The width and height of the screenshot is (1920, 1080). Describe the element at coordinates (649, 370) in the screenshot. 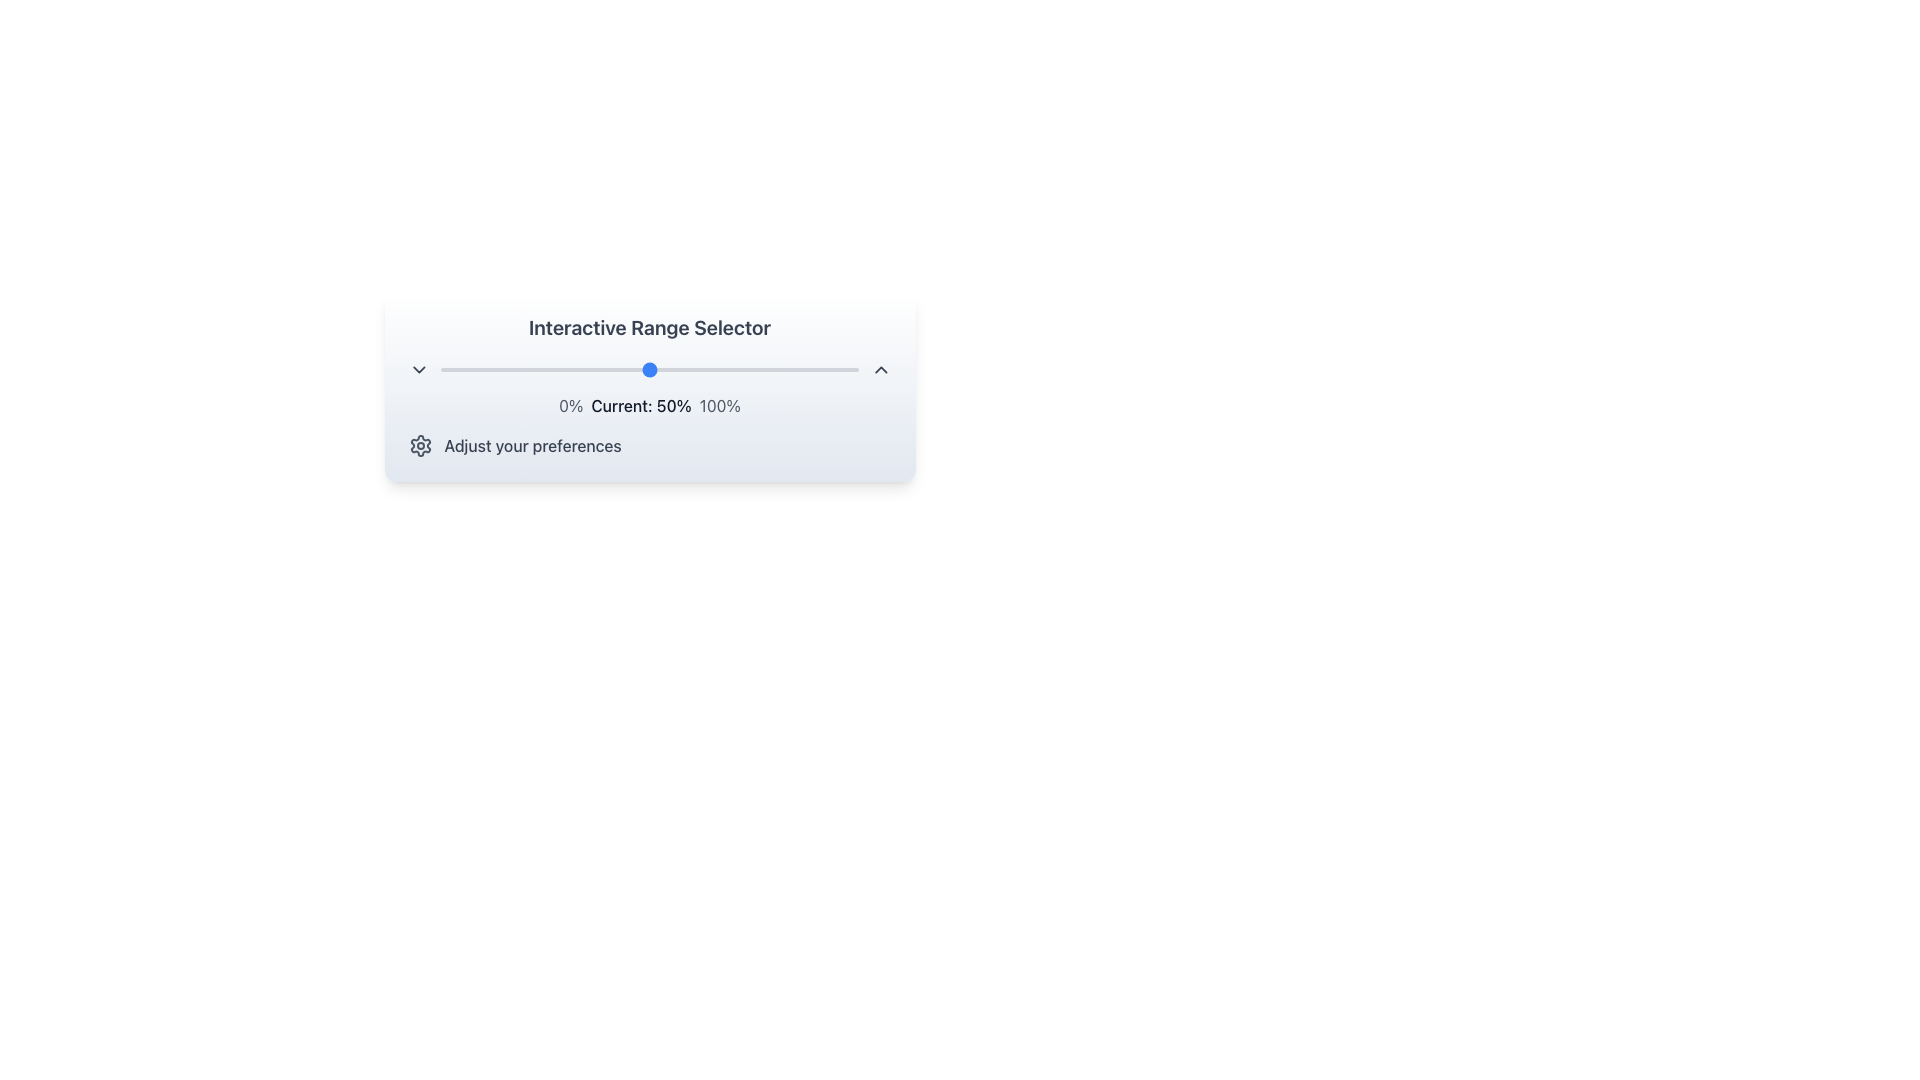

I see `the track of the range slider to set the handle to a specific position, as the slider allows users` at that location.